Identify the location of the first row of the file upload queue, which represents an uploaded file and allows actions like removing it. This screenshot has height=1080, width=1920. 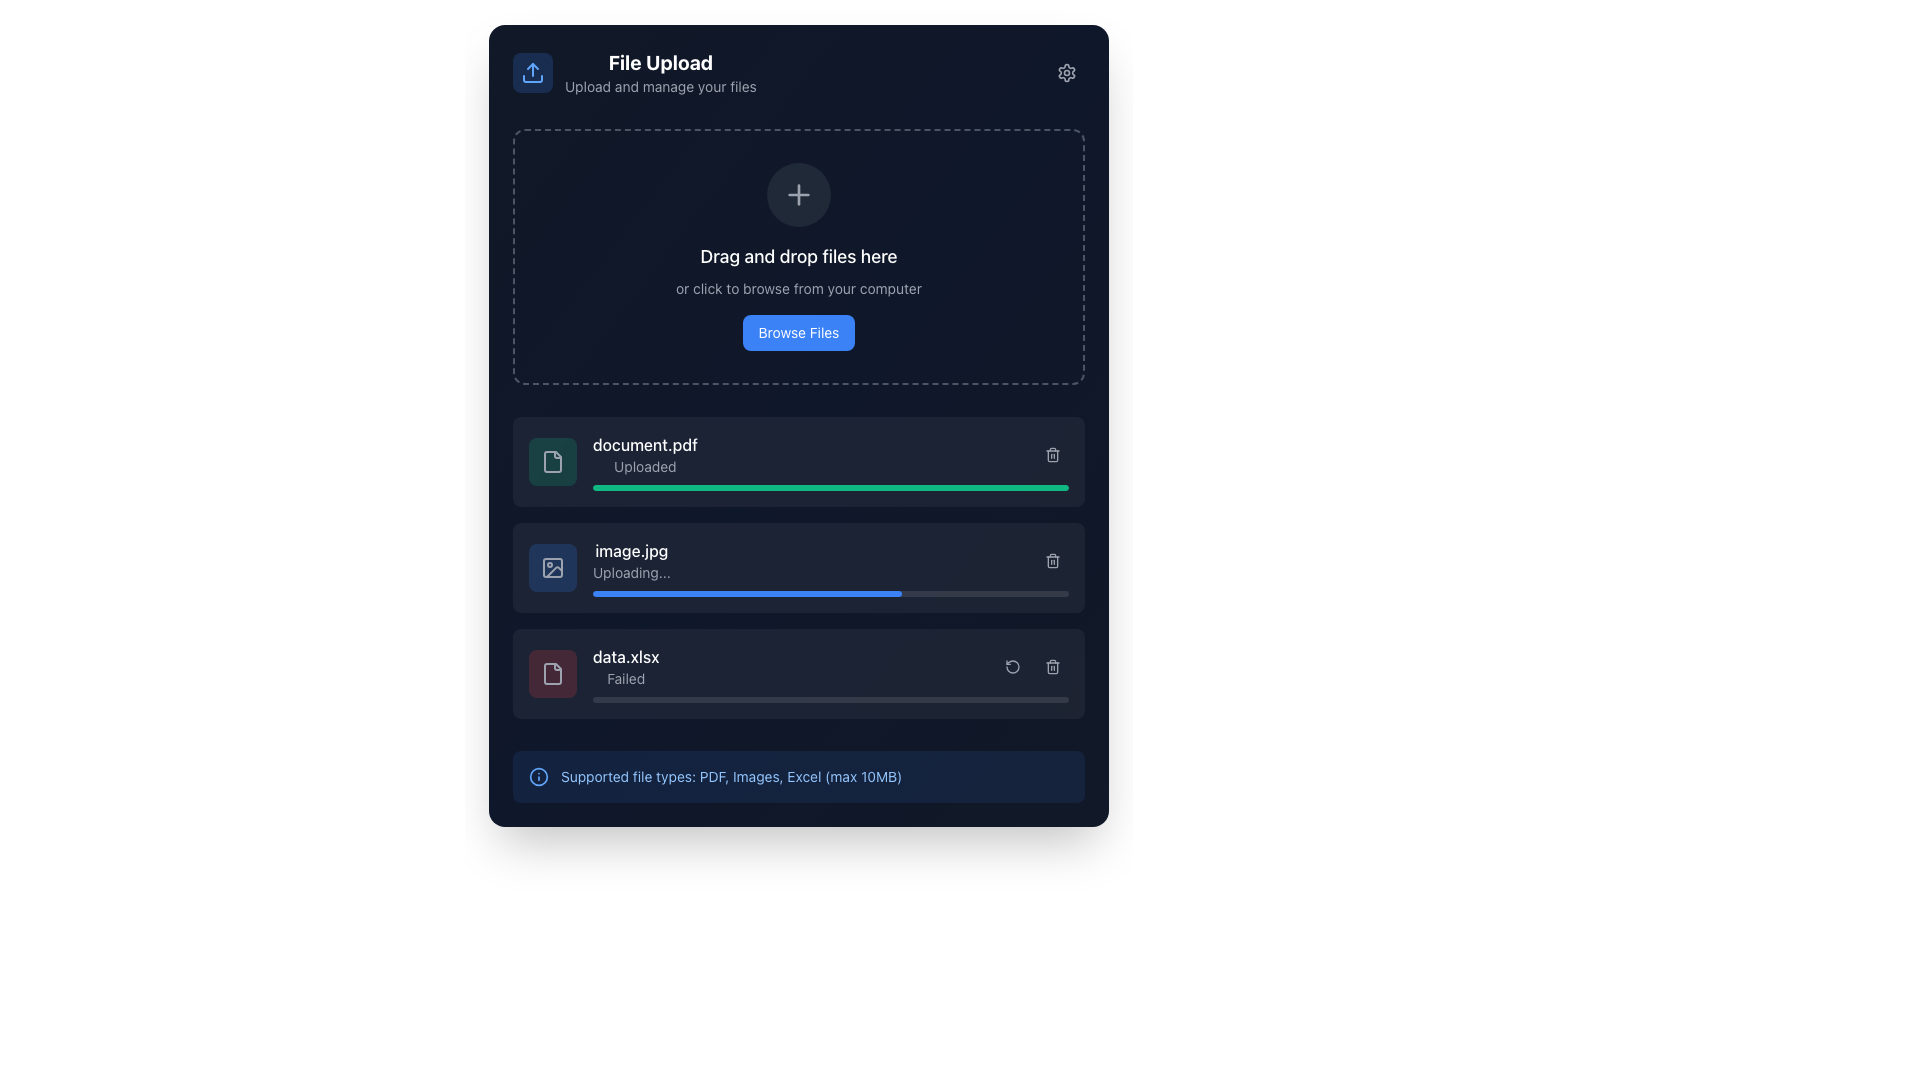
(830, 455).